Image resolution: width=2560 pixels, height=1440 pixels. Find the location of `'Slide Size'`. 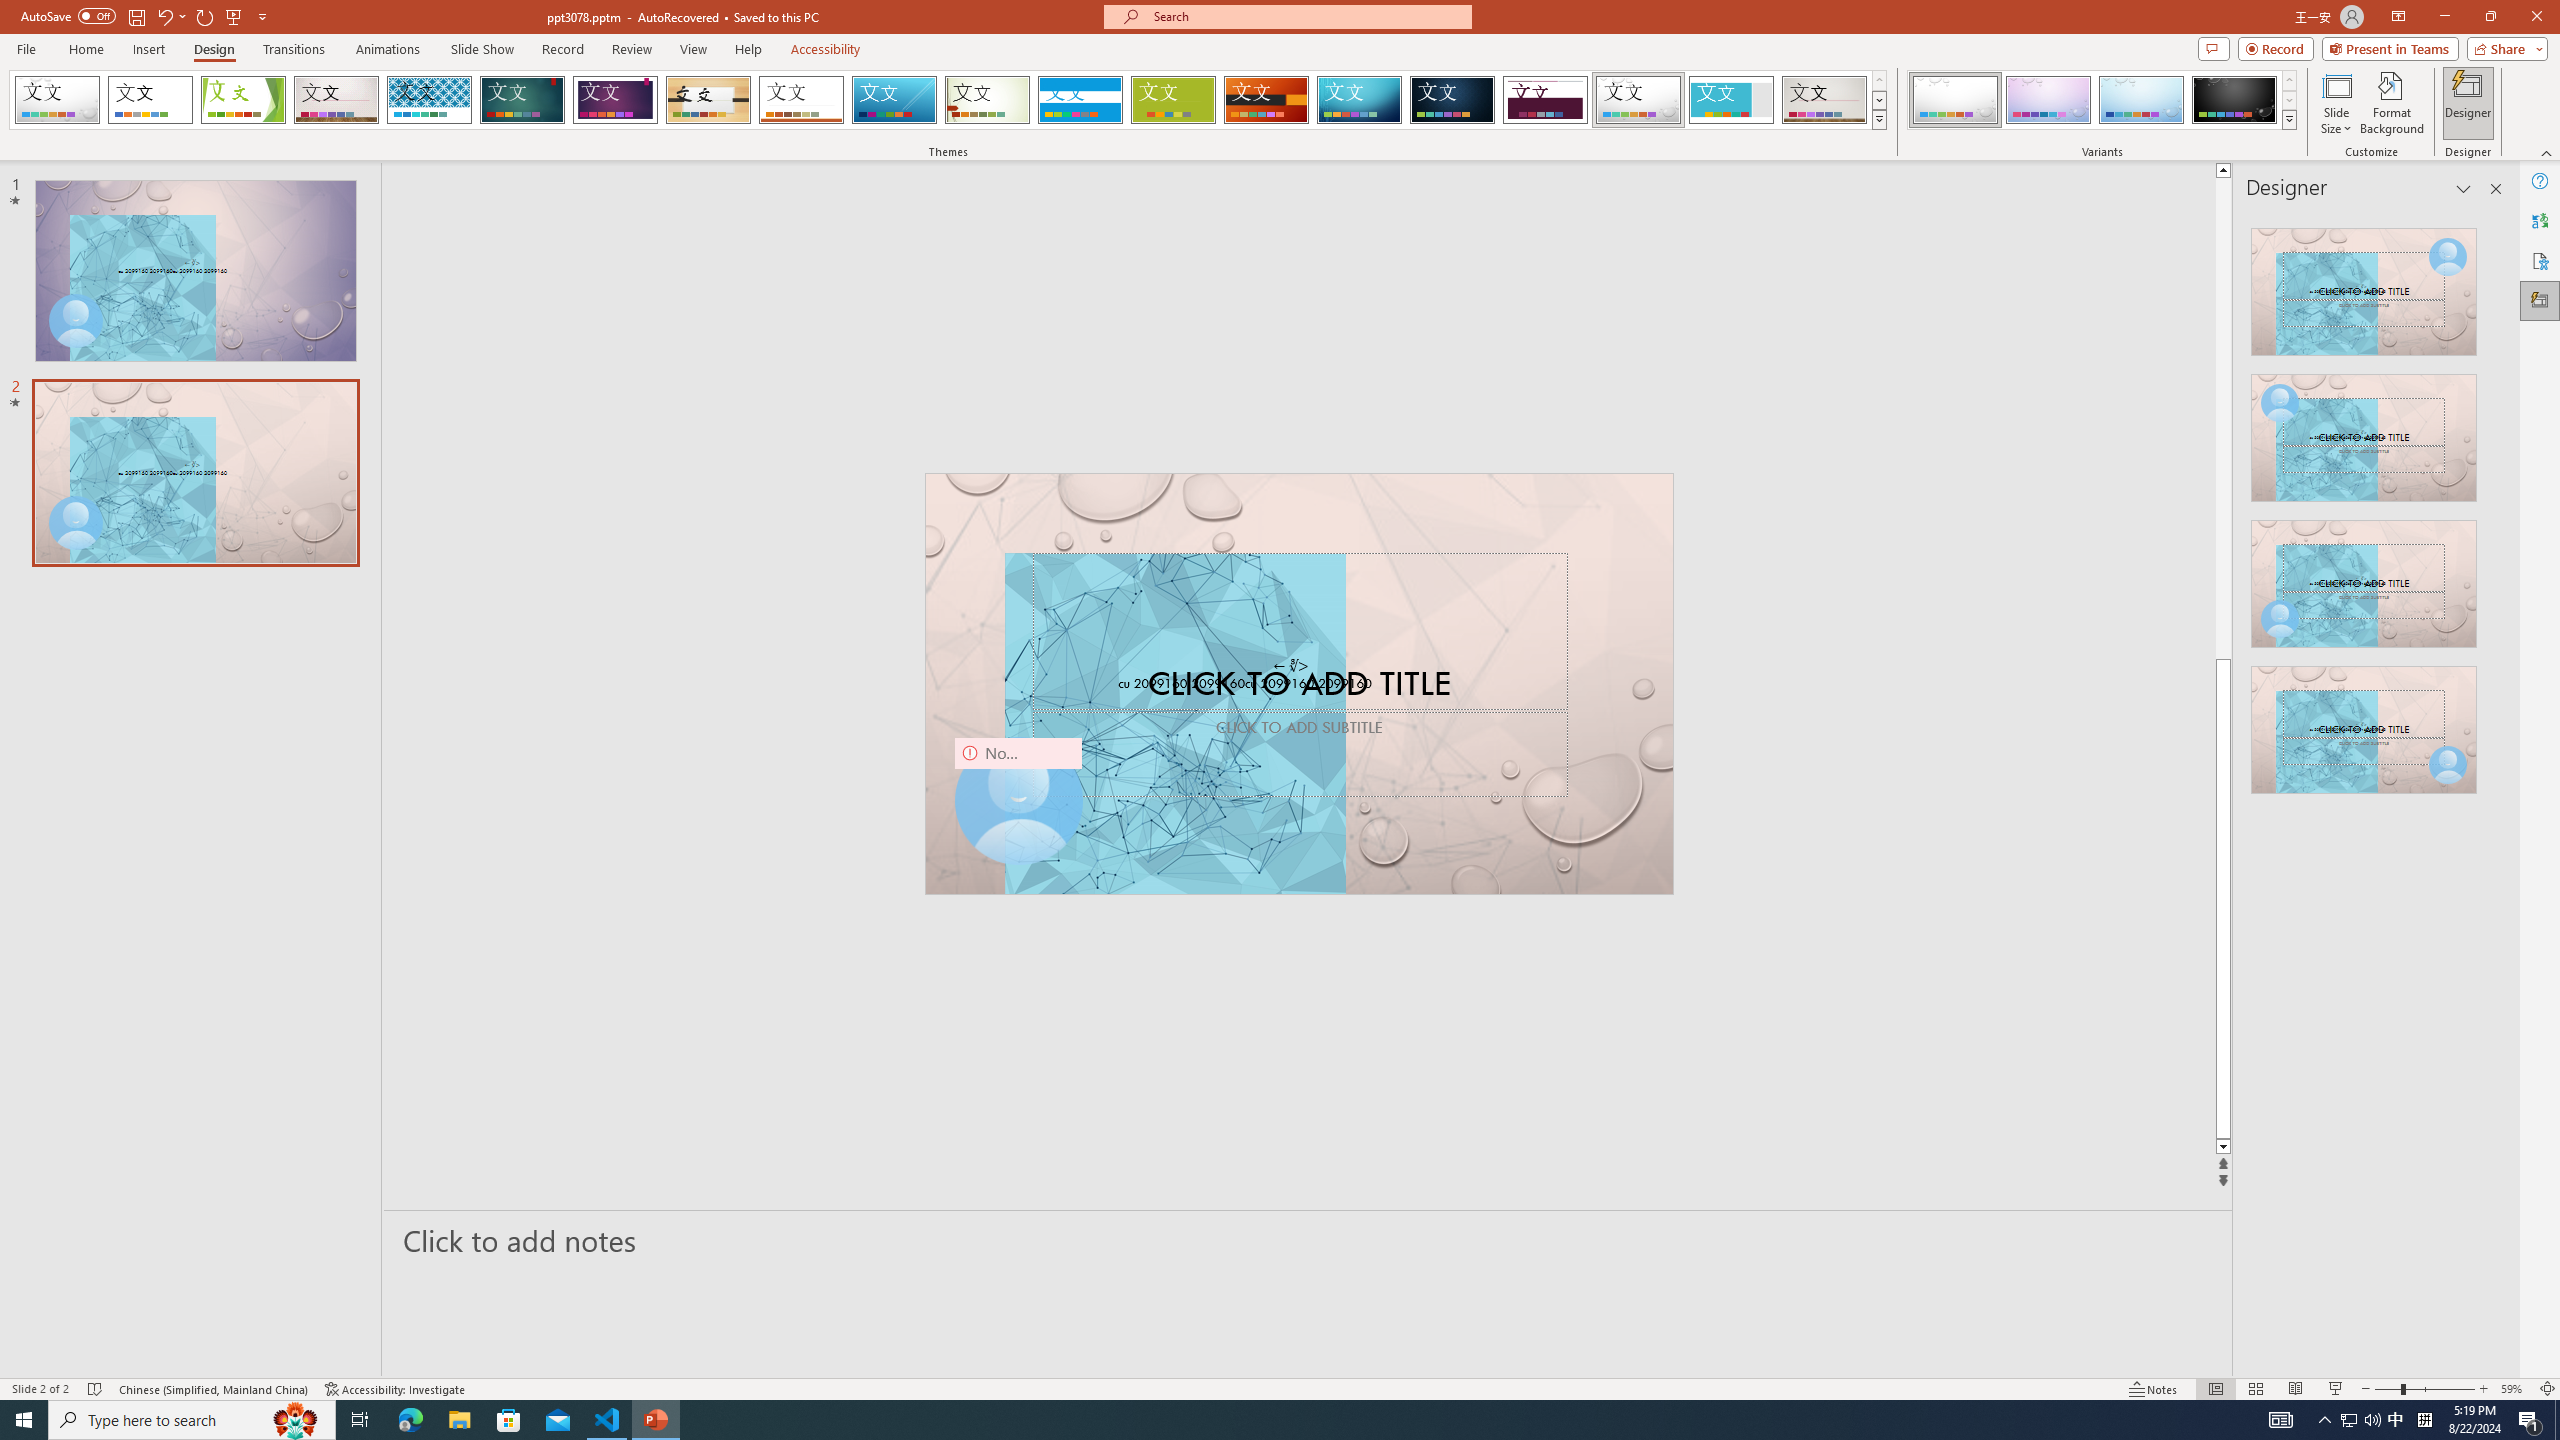

'Slide Size' is located at coordinates (2336, 103).